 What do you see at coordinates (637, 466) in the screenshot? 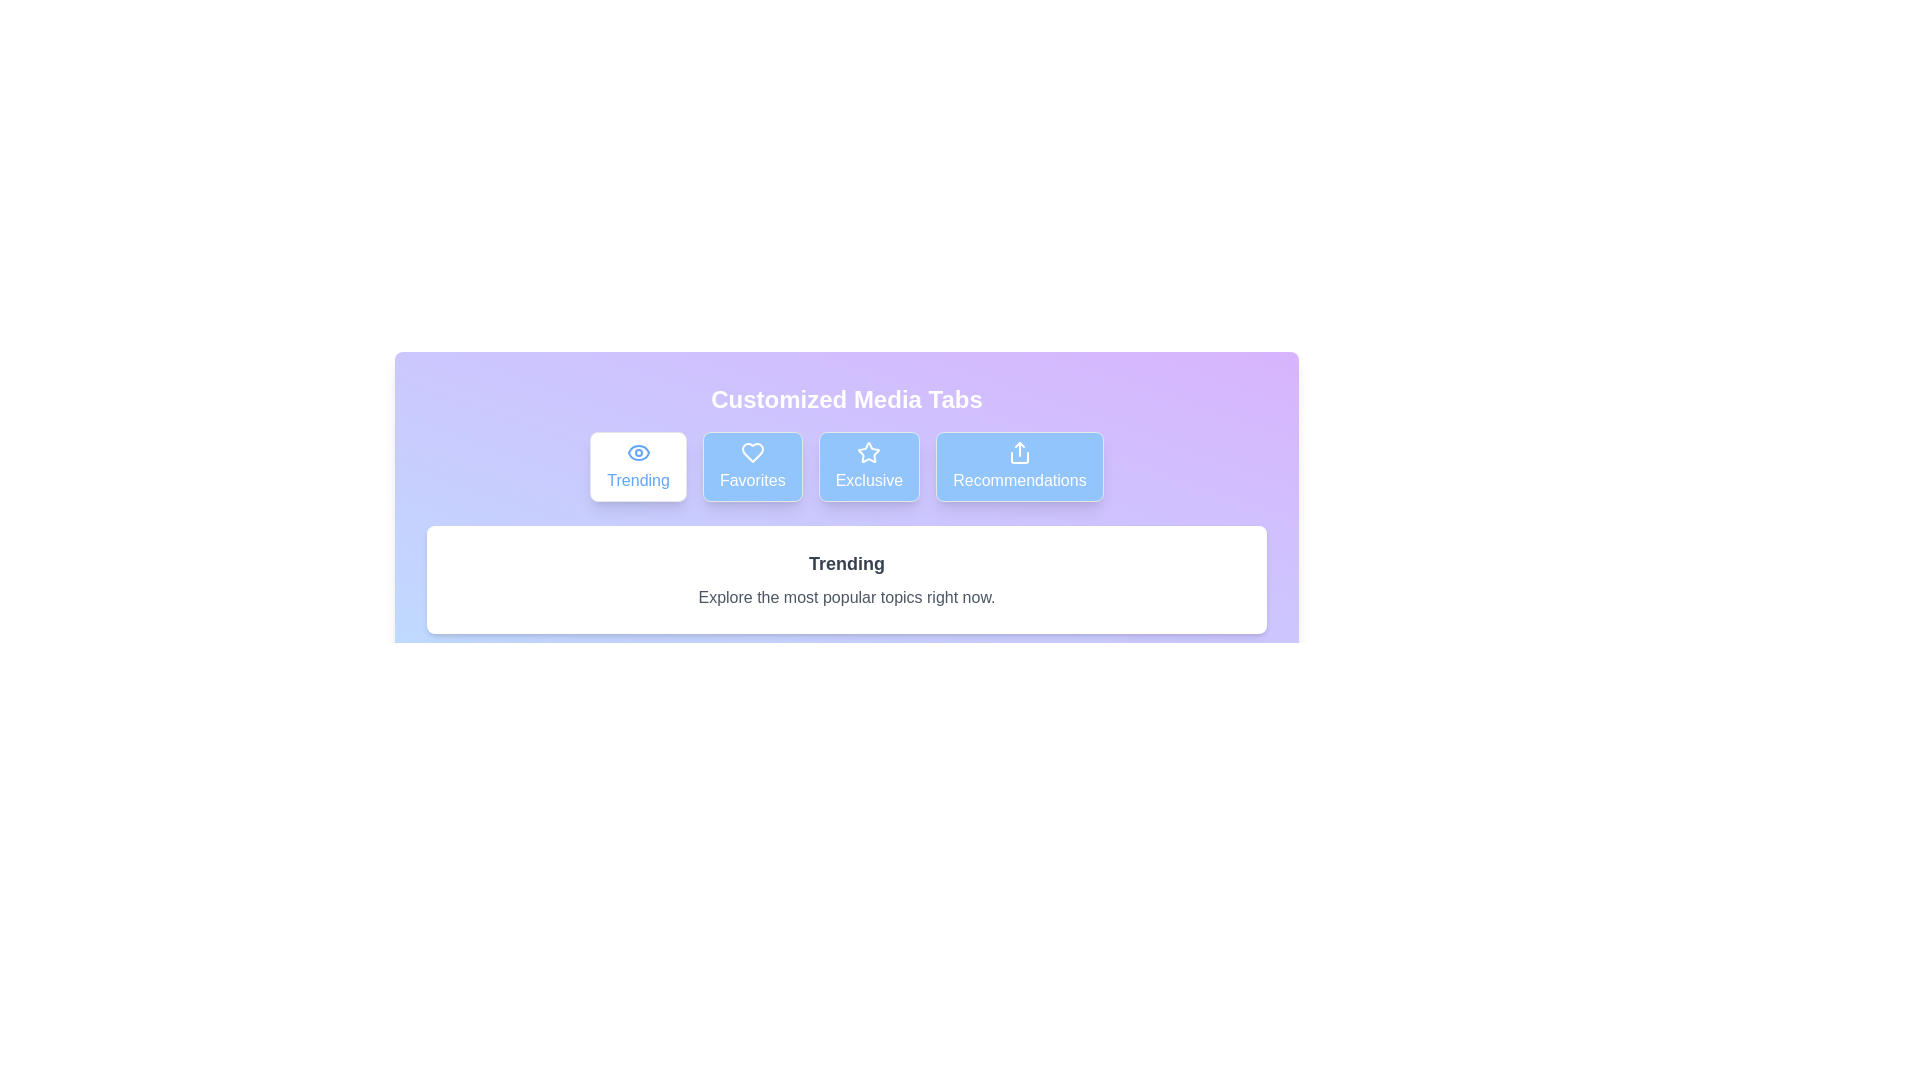
I see `the Trending tab` at bounding box center [637, 466].